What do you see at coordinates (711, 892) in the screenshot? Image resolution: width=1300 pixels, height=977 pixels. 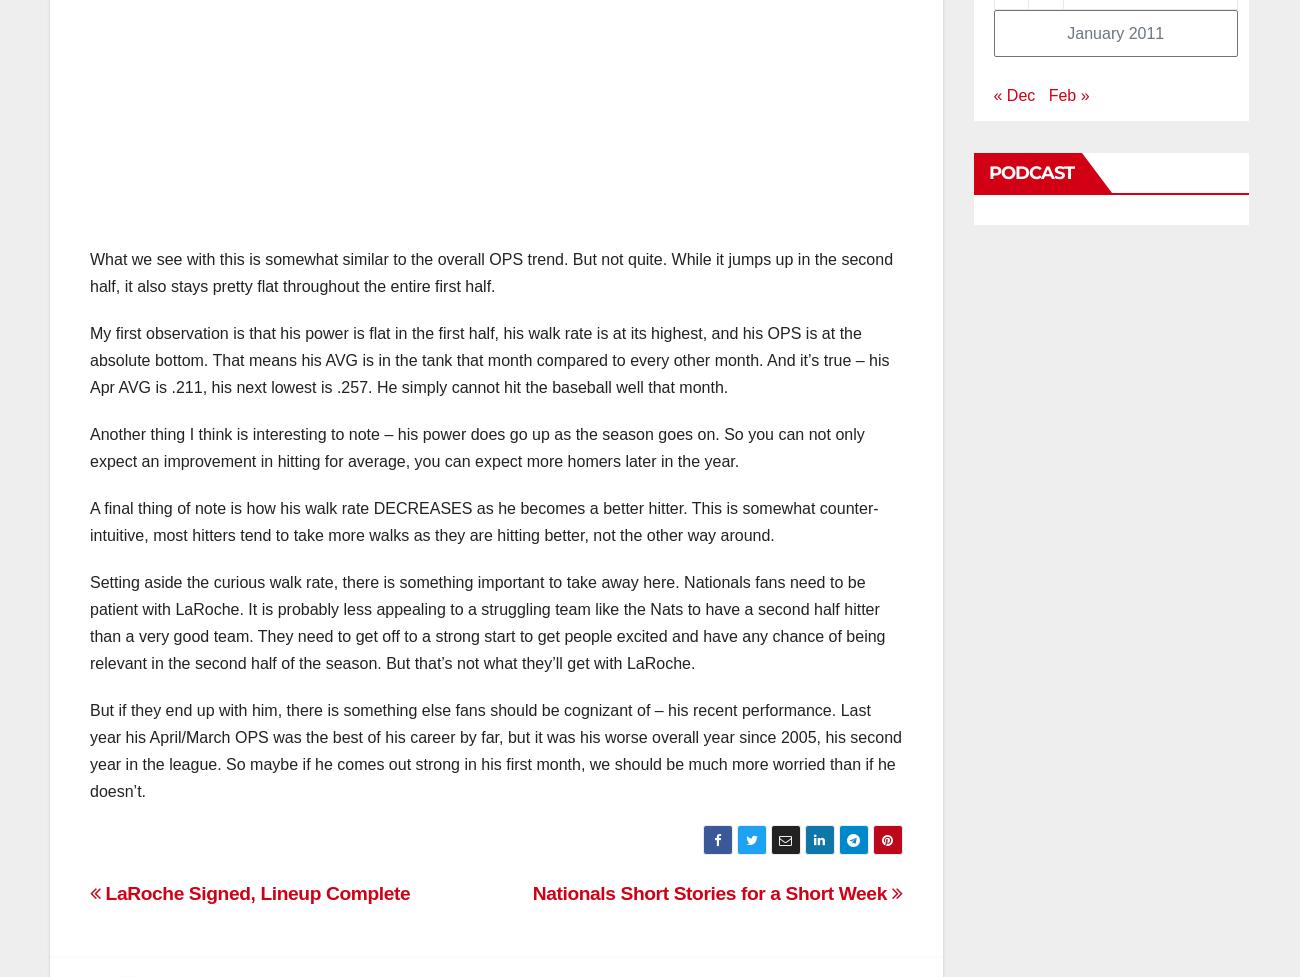 I see `'Nationals Short Stories for a Short Week'` at bounding box center [711, 892].